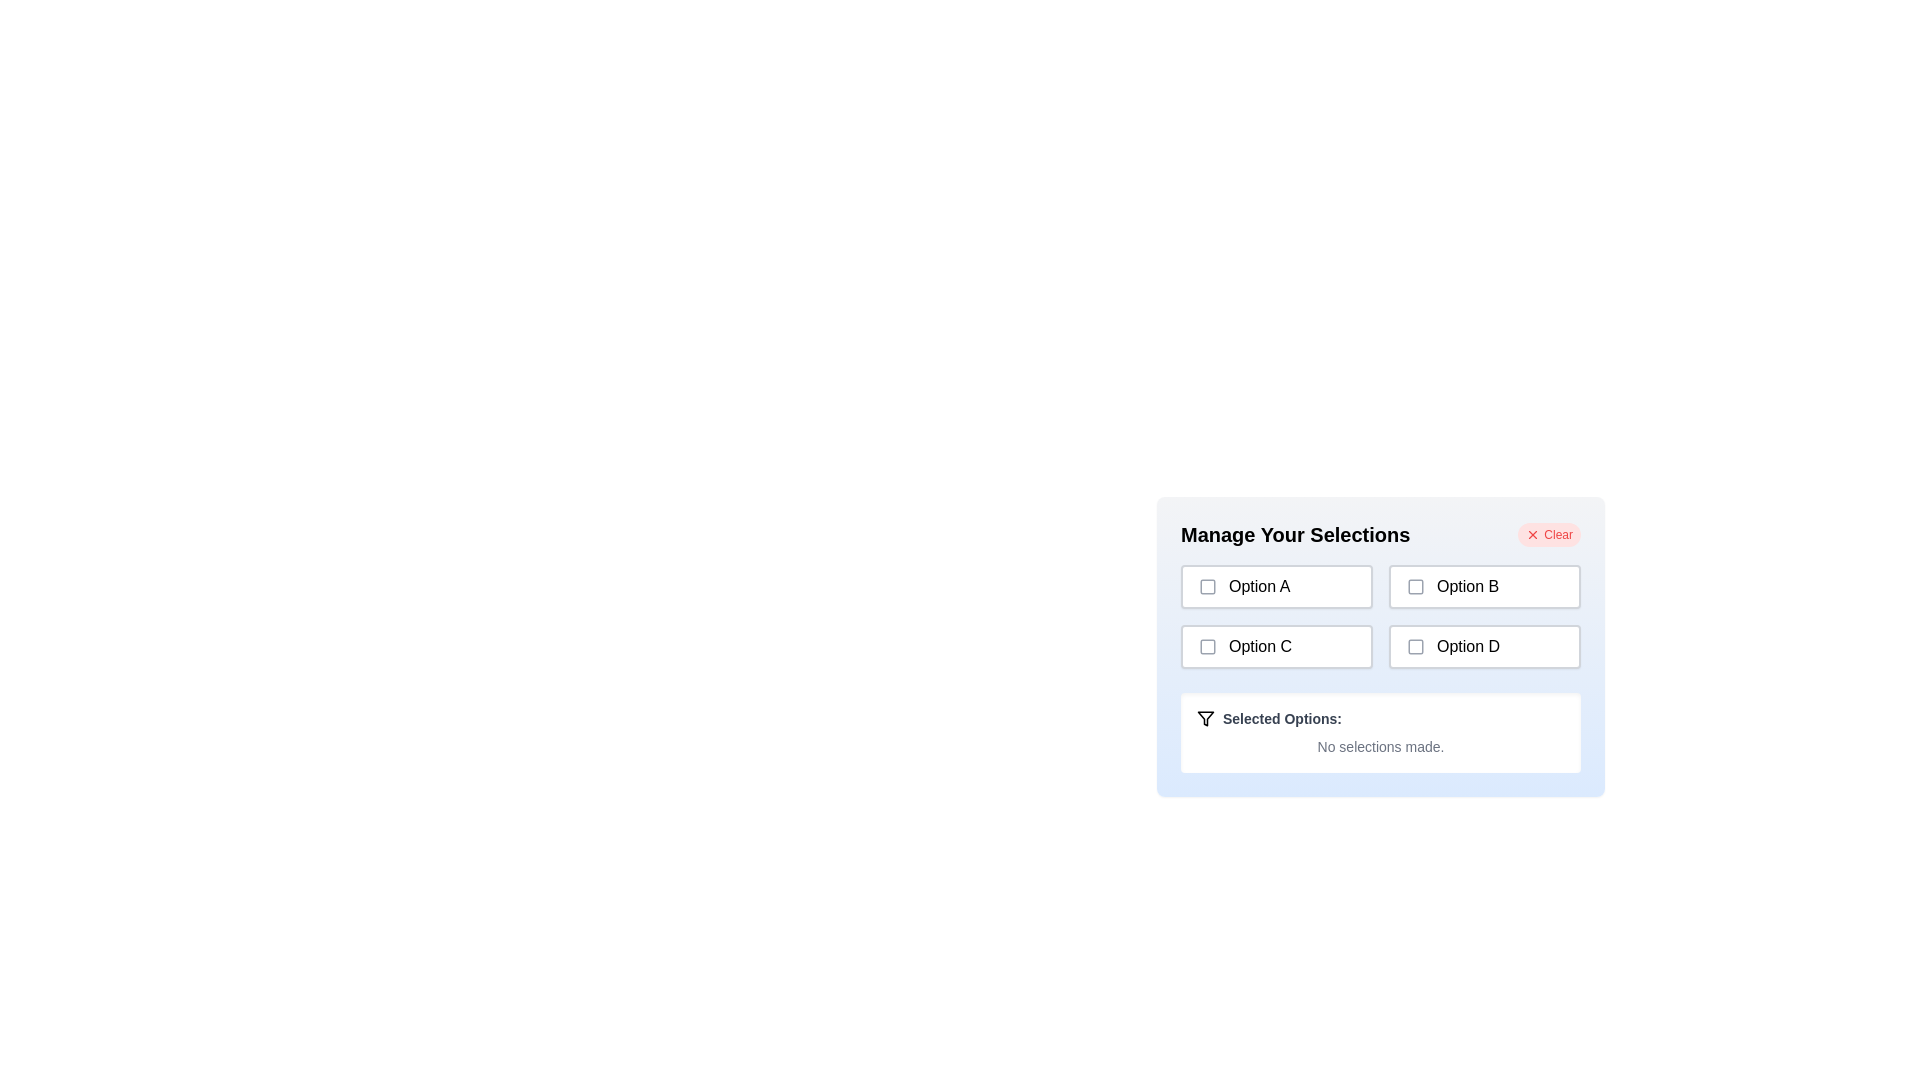  What do you see at coordinates (1207, 647) in the screenshot?
I see `the checkbox corresponding to Option C` at bounding box center [1207, 647].